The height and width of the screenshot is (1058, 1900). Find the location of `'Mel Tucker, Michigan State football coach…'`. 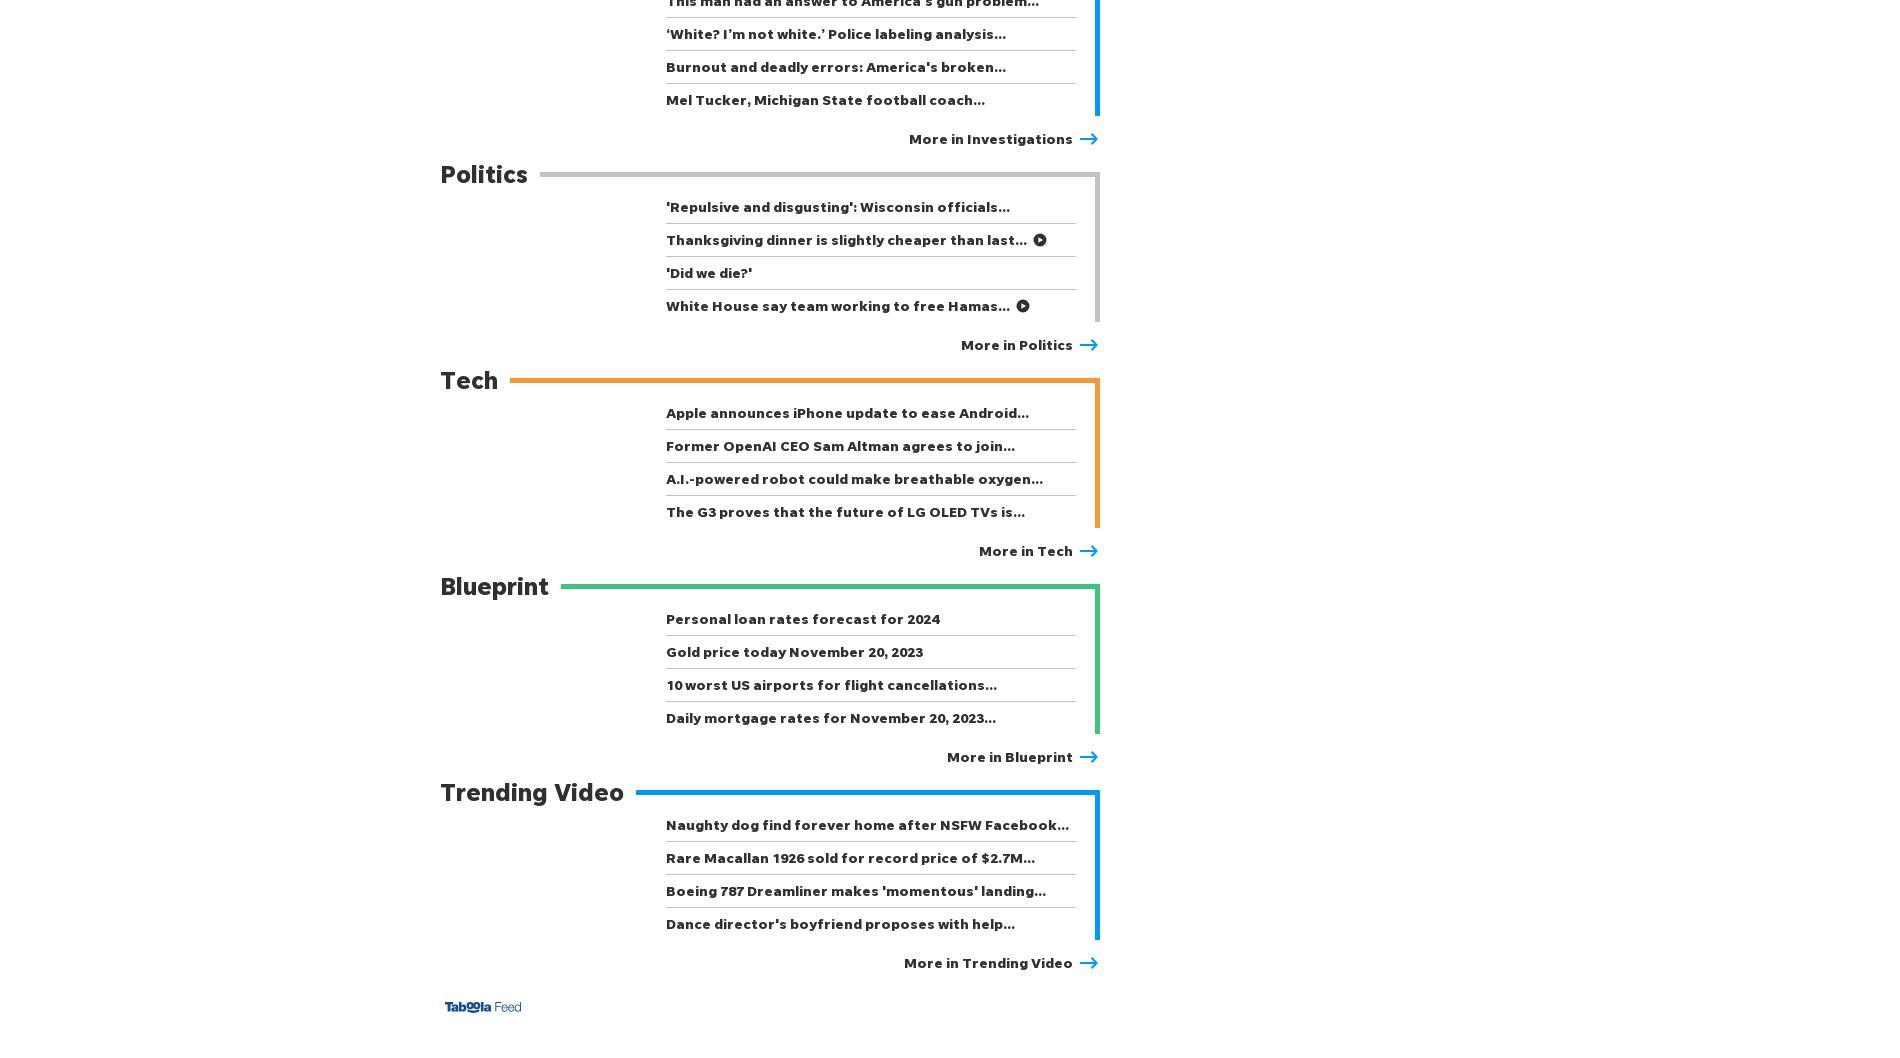

'Mel Tucker, Michigan State football coach…' is located at coordinates (665, 98).